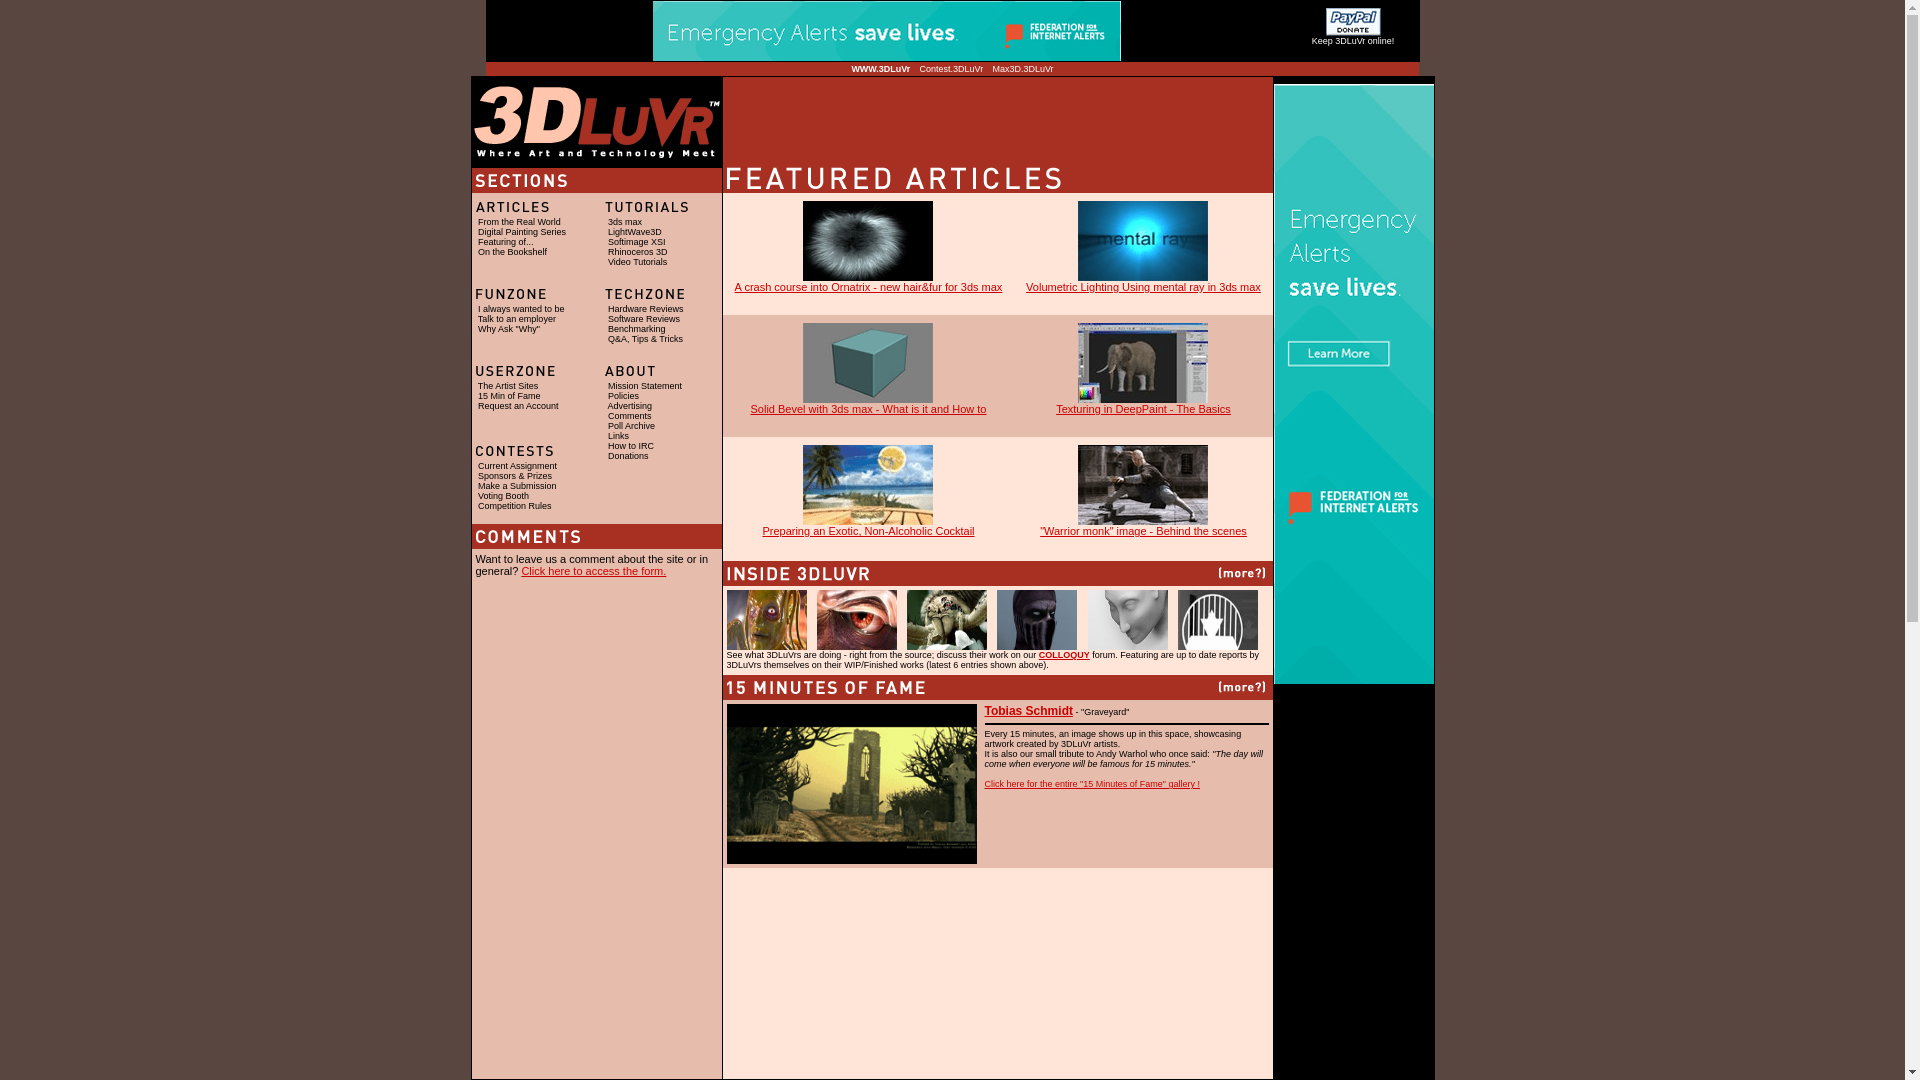 This screenshot has height=1080, width=1920. I want to click on 'Make a Submission', so click(517, 486).